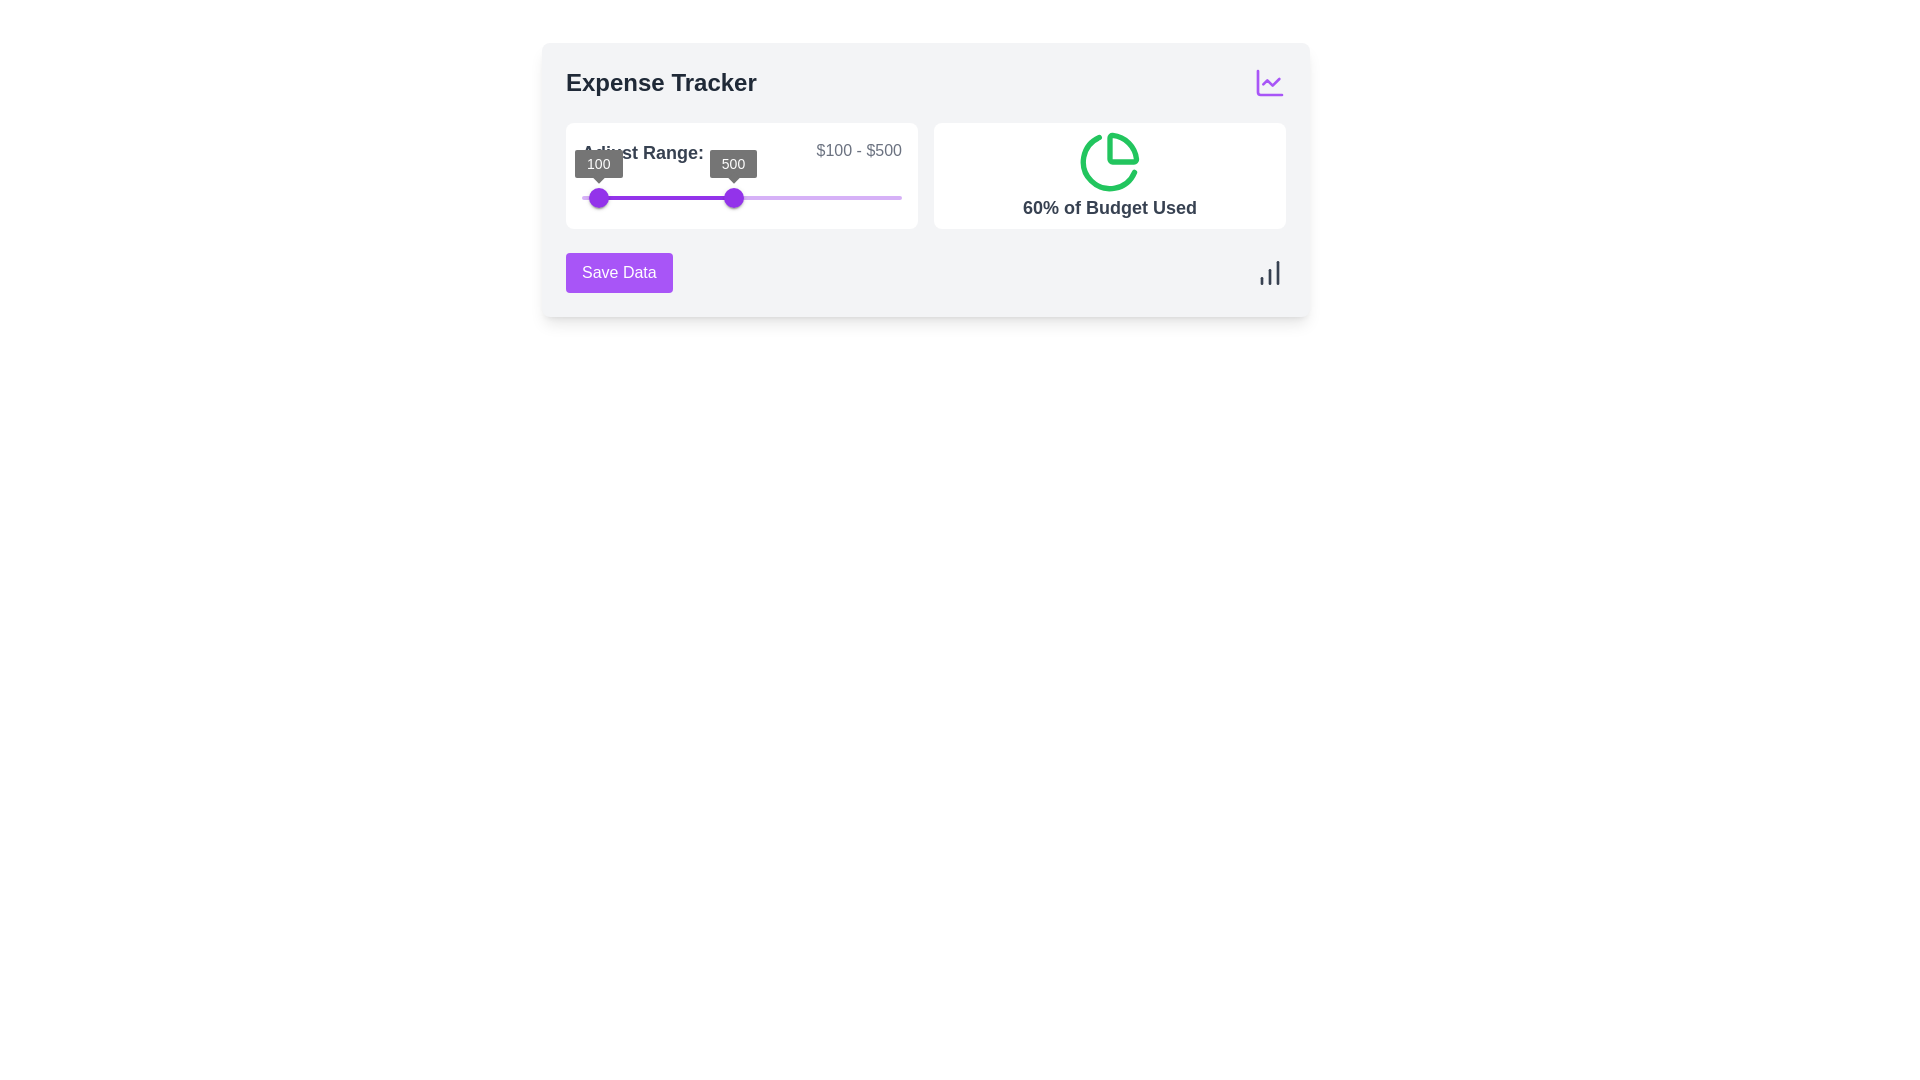 Image resolution: width=1920 pixels, height=1080 pixels. Describe the element at coordinates (741, 175) in the screenshot. I see `and drag the handles of the range slider located in the left section of the grid layout to adjust the range from $100 to $500` at that location.